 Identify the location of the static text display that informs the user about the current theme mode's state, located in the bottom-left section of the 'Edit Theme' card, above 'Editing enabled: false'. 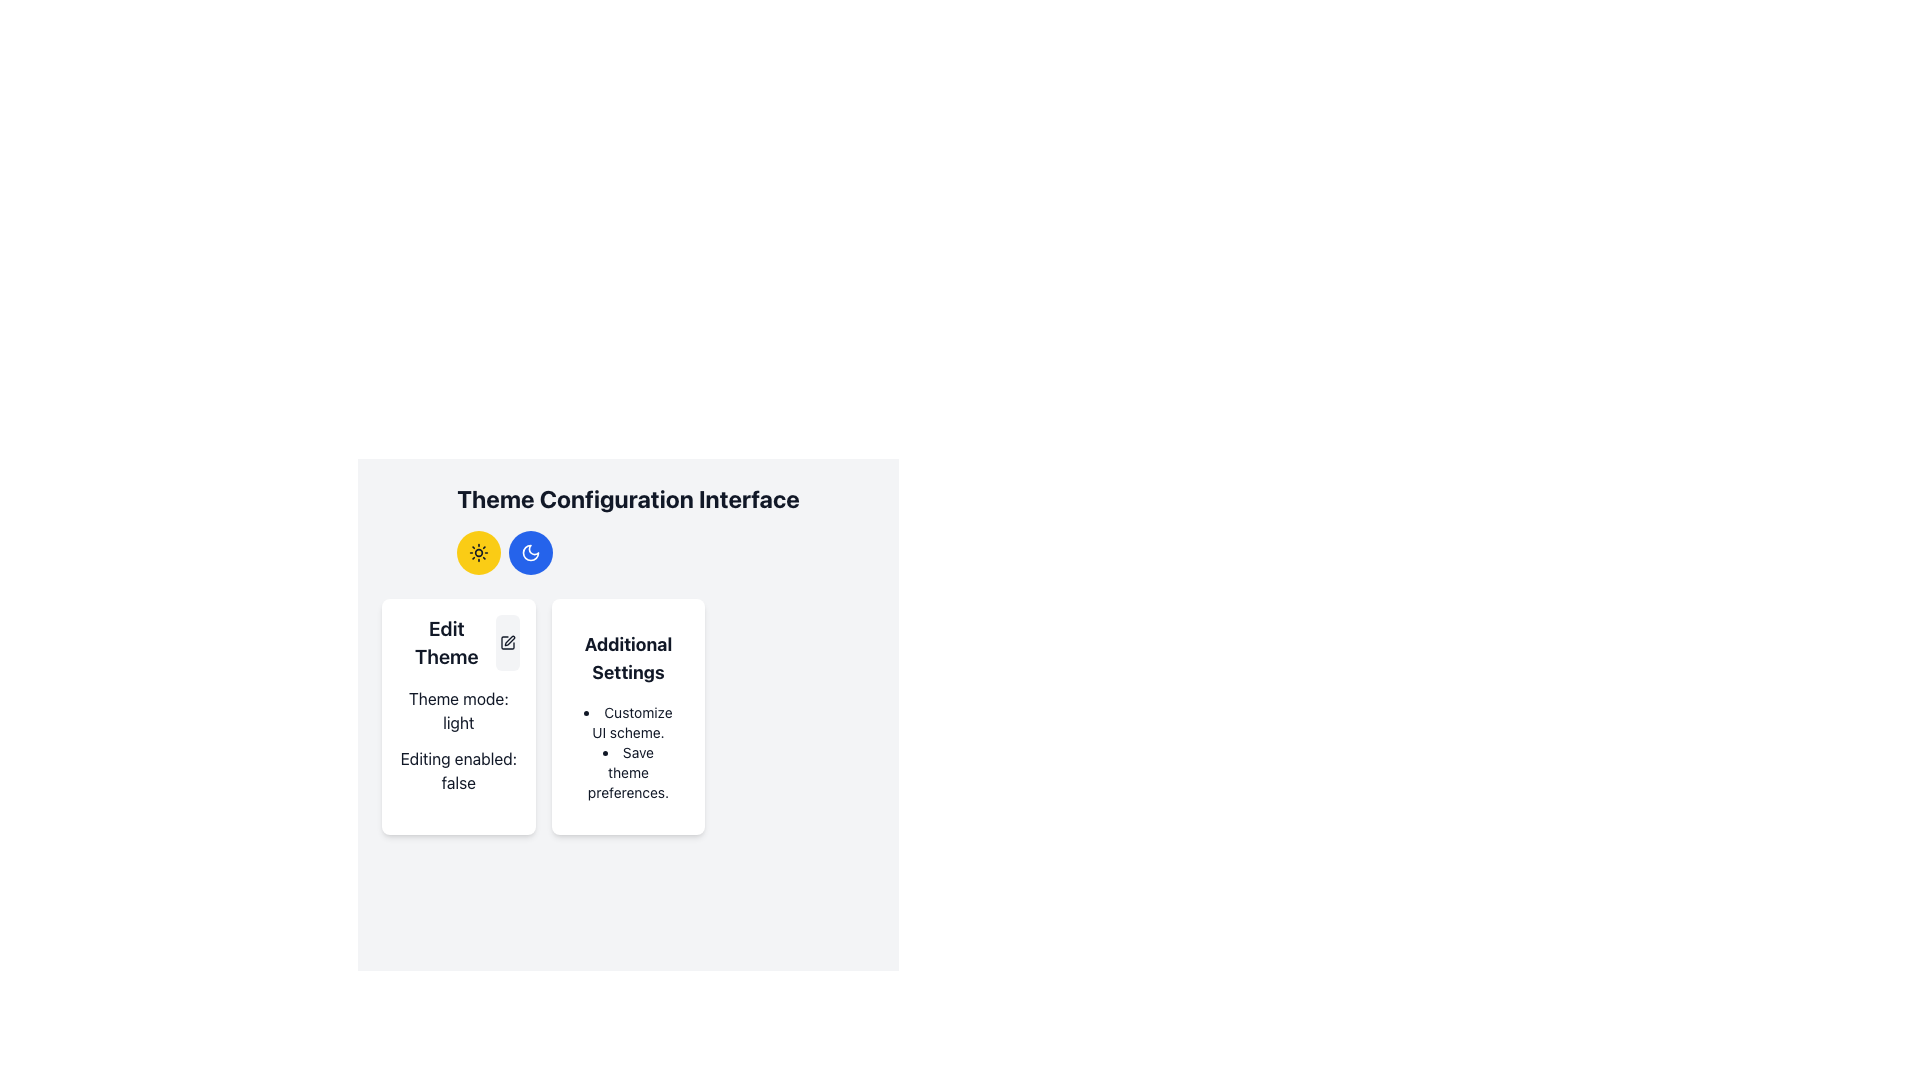
(457, 709).